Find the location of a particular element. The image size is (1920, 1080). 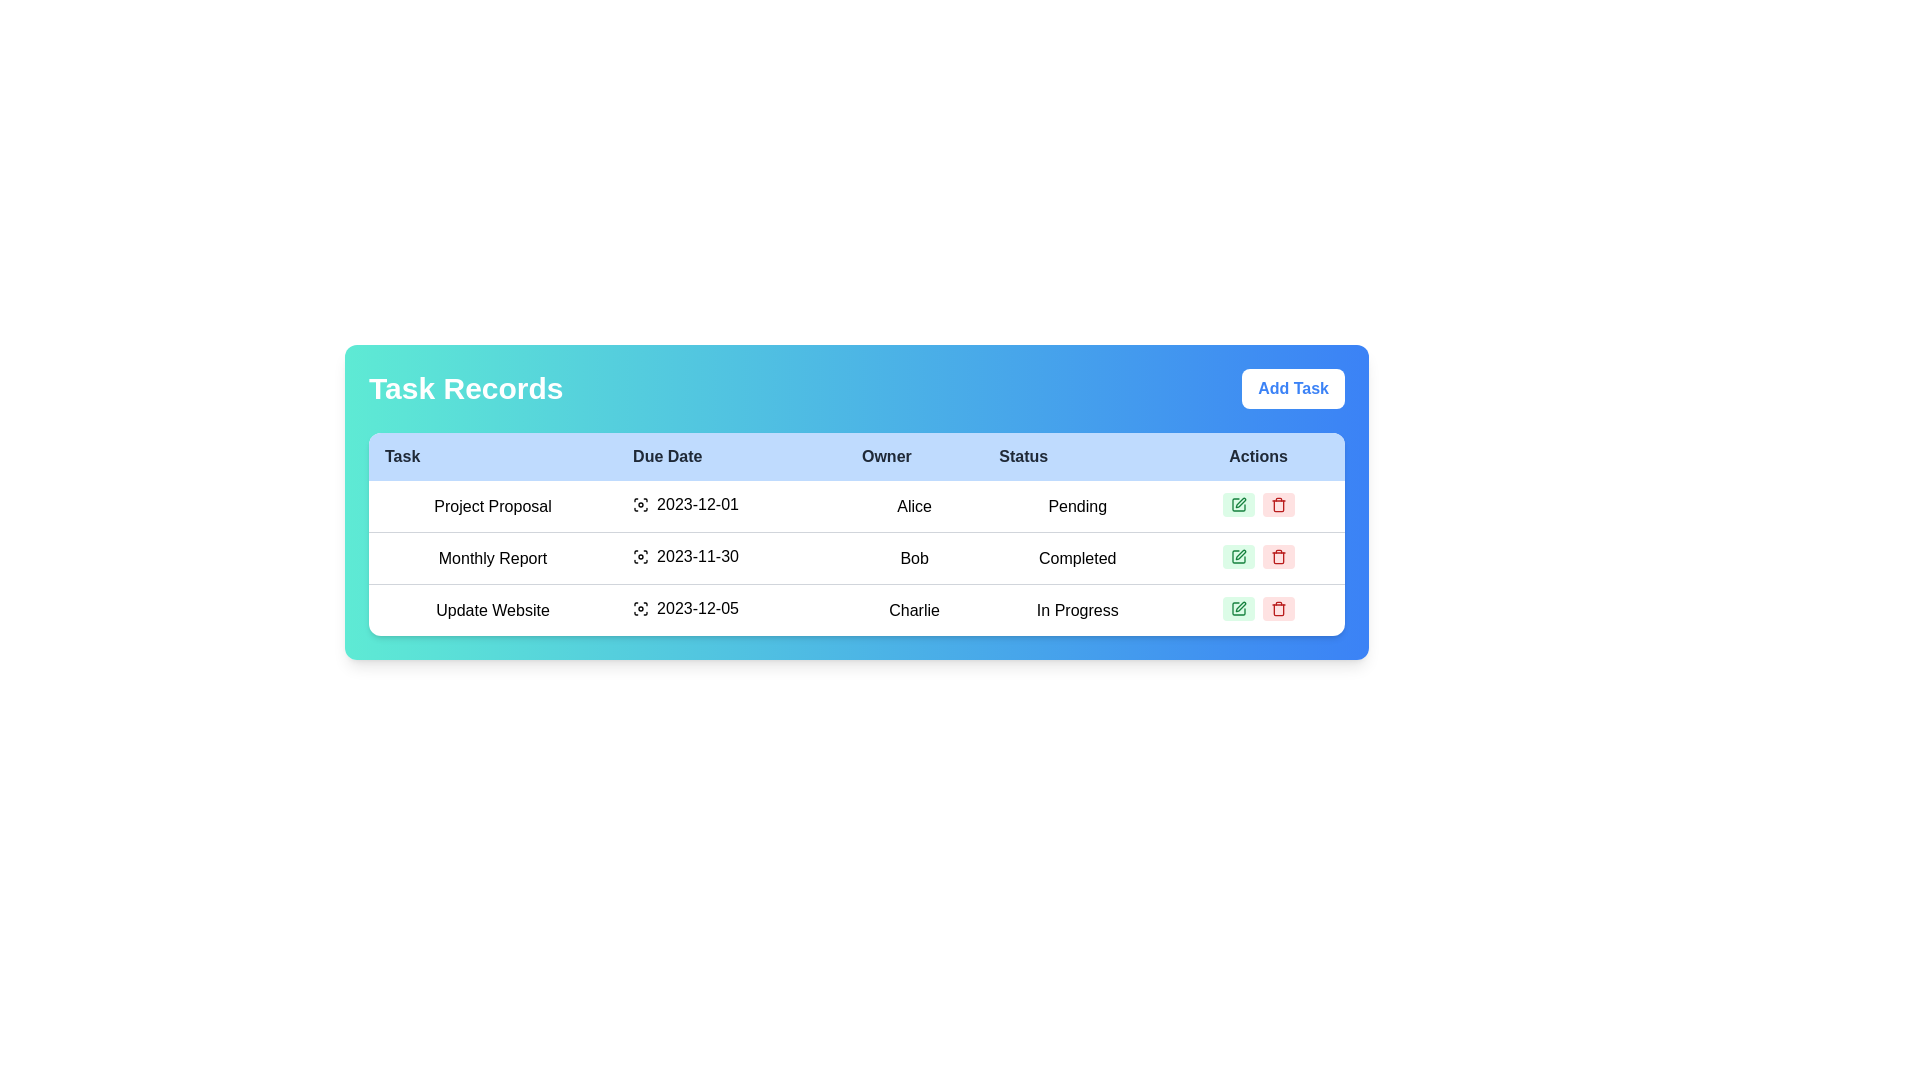

the delete button in the Actions column of the second row is located at coordinates (1276, 556).